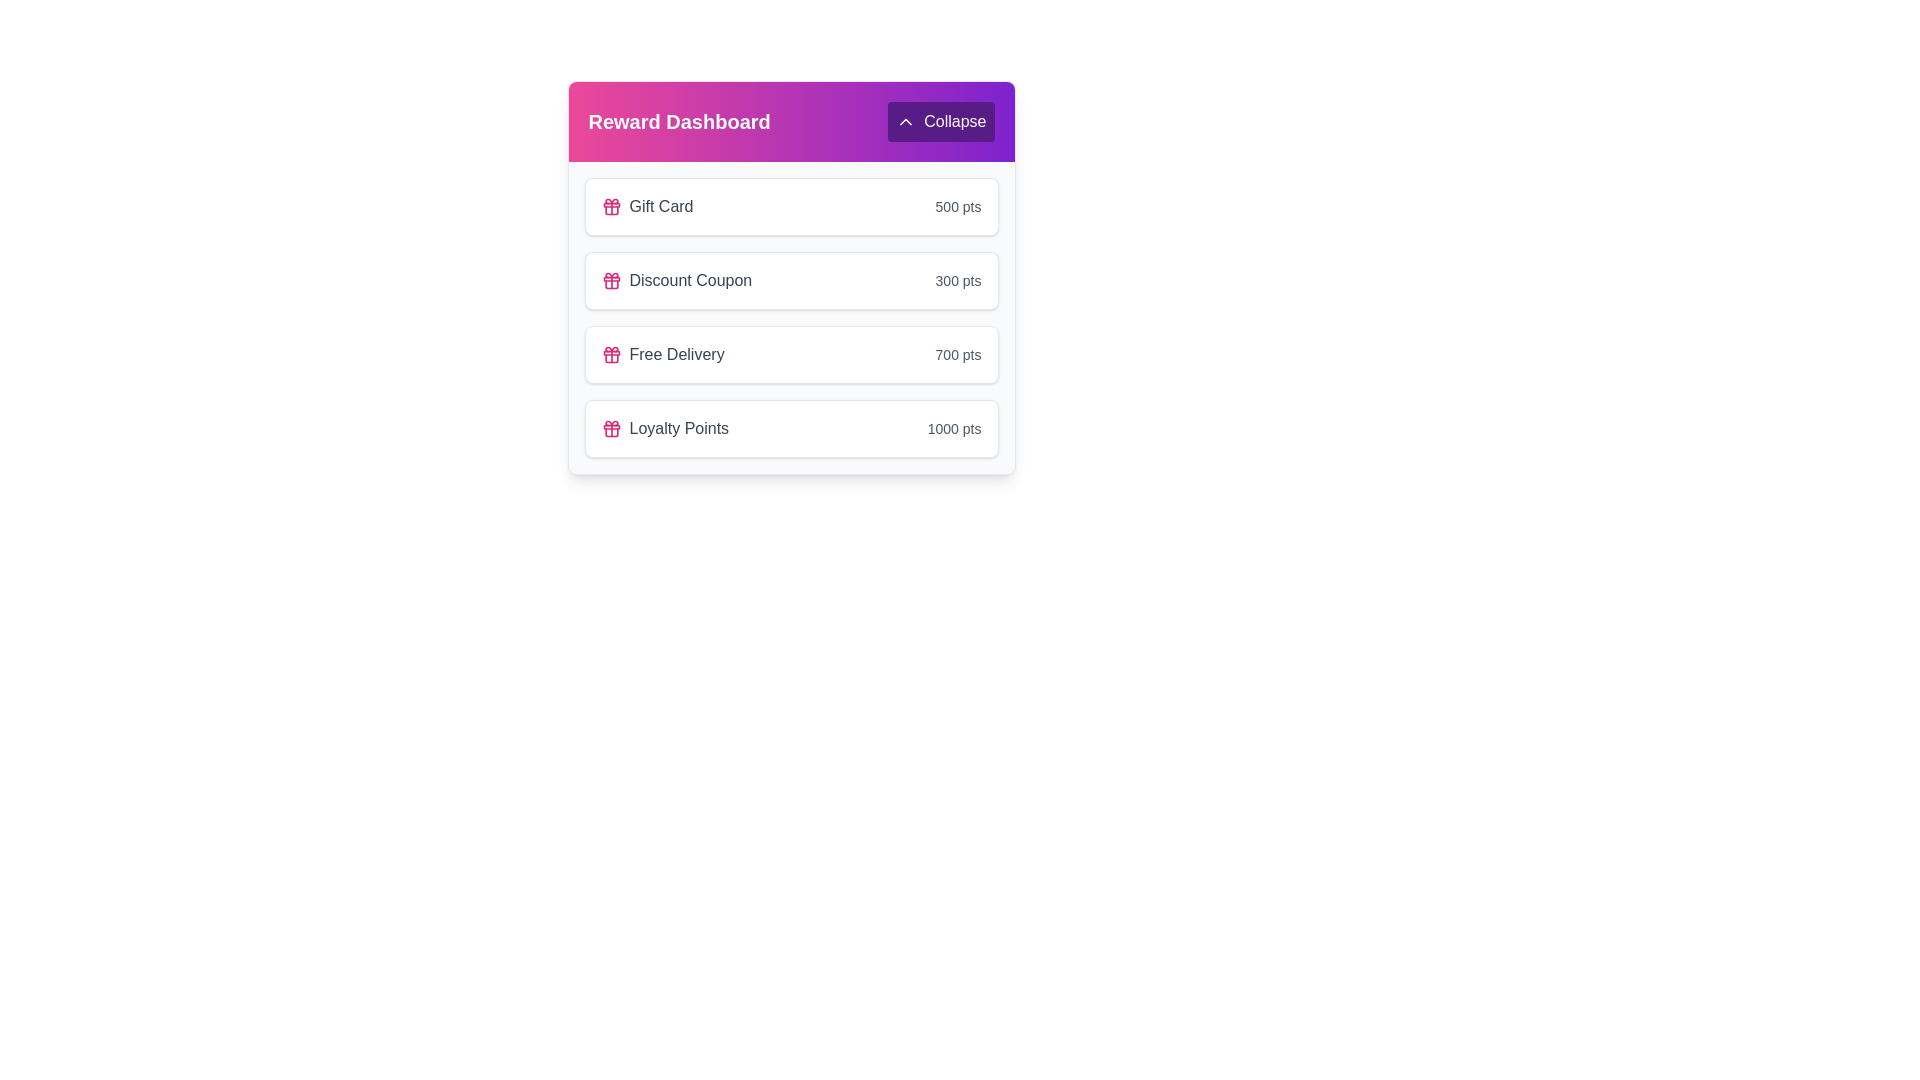 The image size is (1920, 1080). I want to click on the pink outline gift icon located next to the 'Discount Coupon' label in the rewards list, so click(610, 281).